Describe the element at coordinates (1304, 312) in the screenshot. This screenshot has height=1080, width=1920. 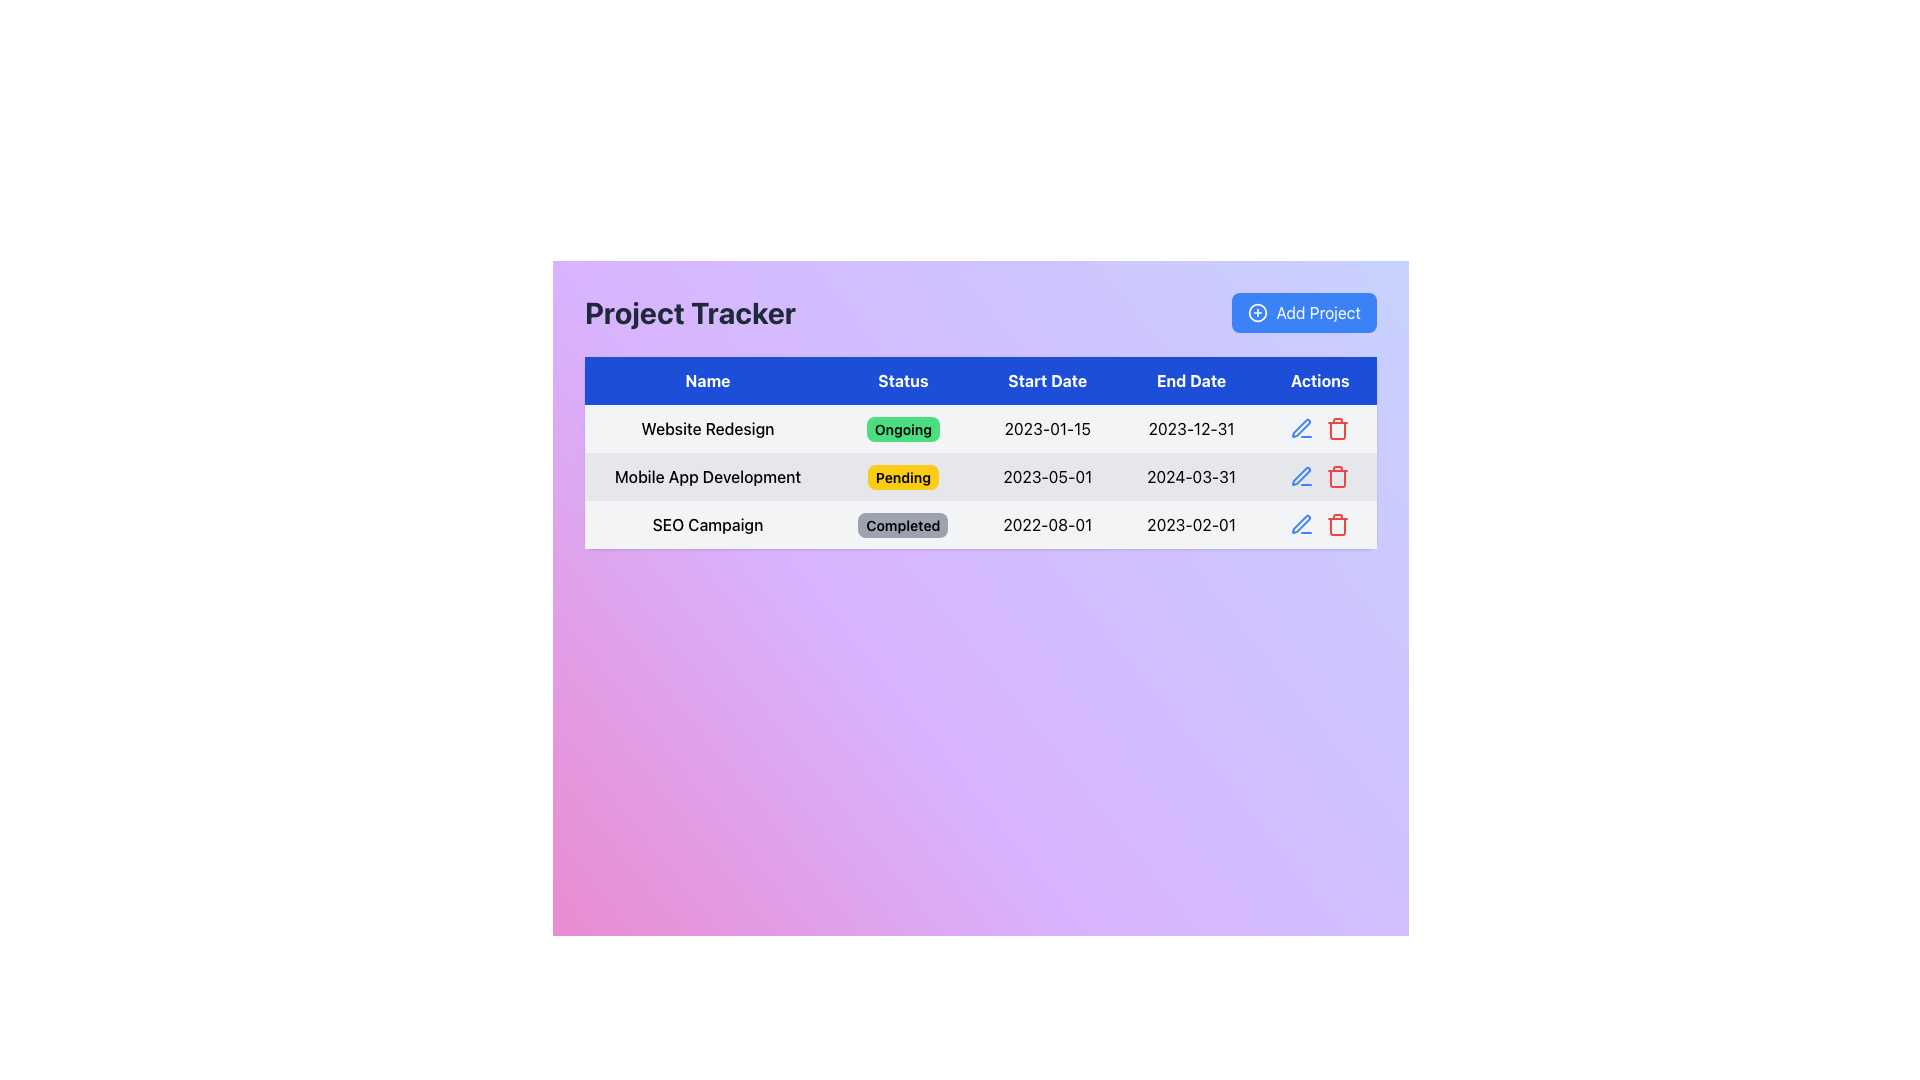
I see `the 'Add Project' button located in the top-right corner of the 'Project Tracker' section to indicate interaction` at that location.